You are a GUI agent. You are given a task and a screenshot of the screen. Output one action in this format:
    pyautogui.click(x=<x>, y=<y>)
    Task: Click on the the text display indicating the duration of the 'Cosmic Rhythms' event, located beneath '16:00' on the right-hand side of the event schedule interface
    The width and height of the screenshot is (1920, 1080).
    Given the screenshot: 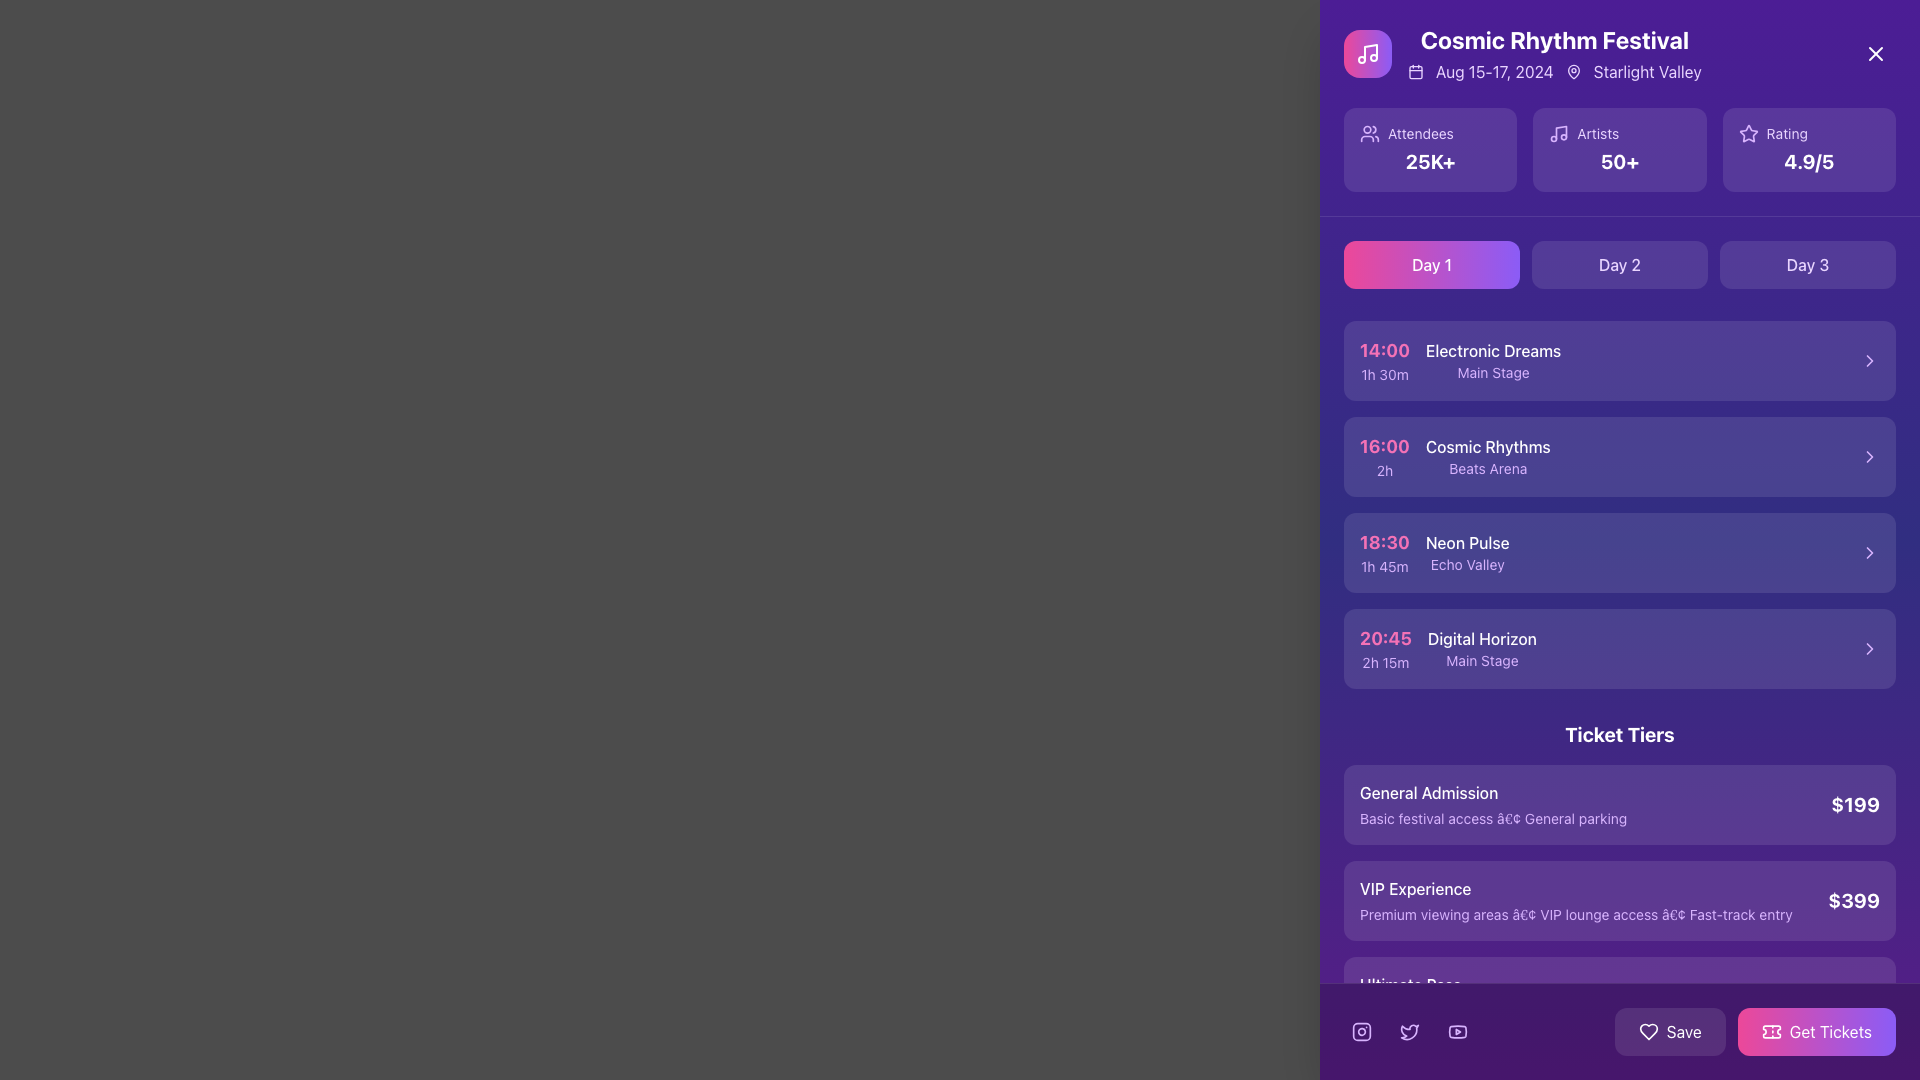 What is the action you would take?
    pyautogui.click(x=1383, y=470)
    